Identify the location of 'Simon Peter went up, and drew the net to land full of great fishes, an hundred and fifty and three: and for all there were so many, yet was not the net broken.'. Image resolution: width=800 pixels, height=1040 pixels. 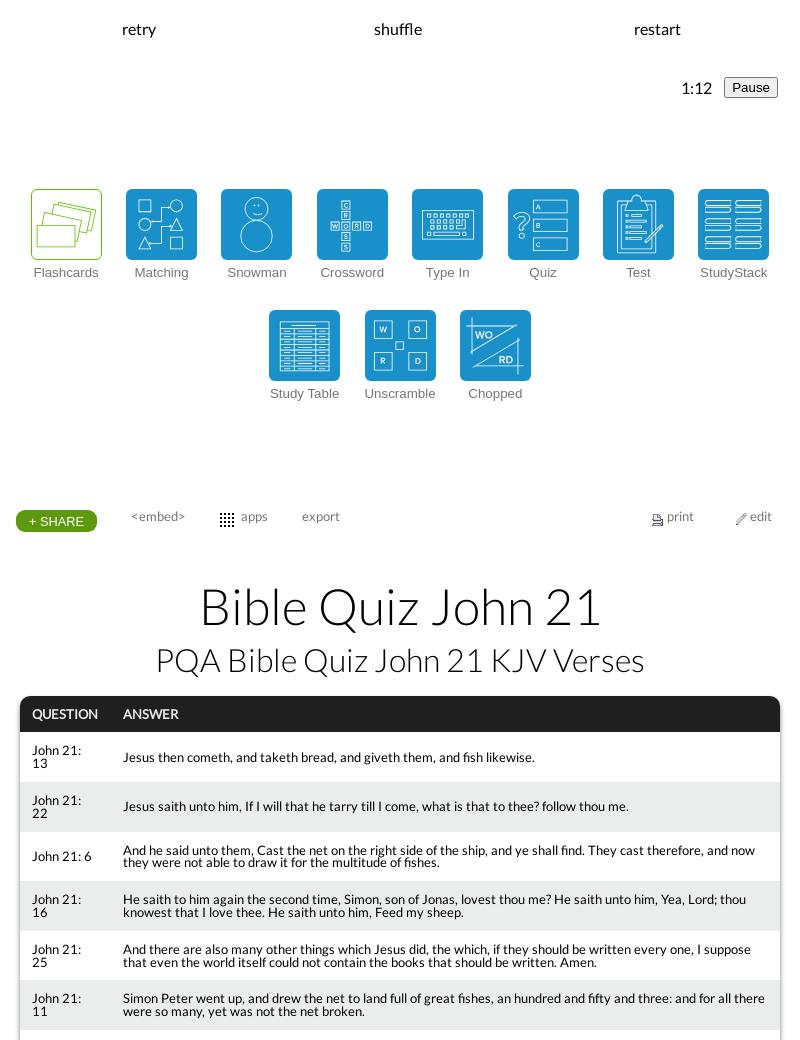
(441, 1004).